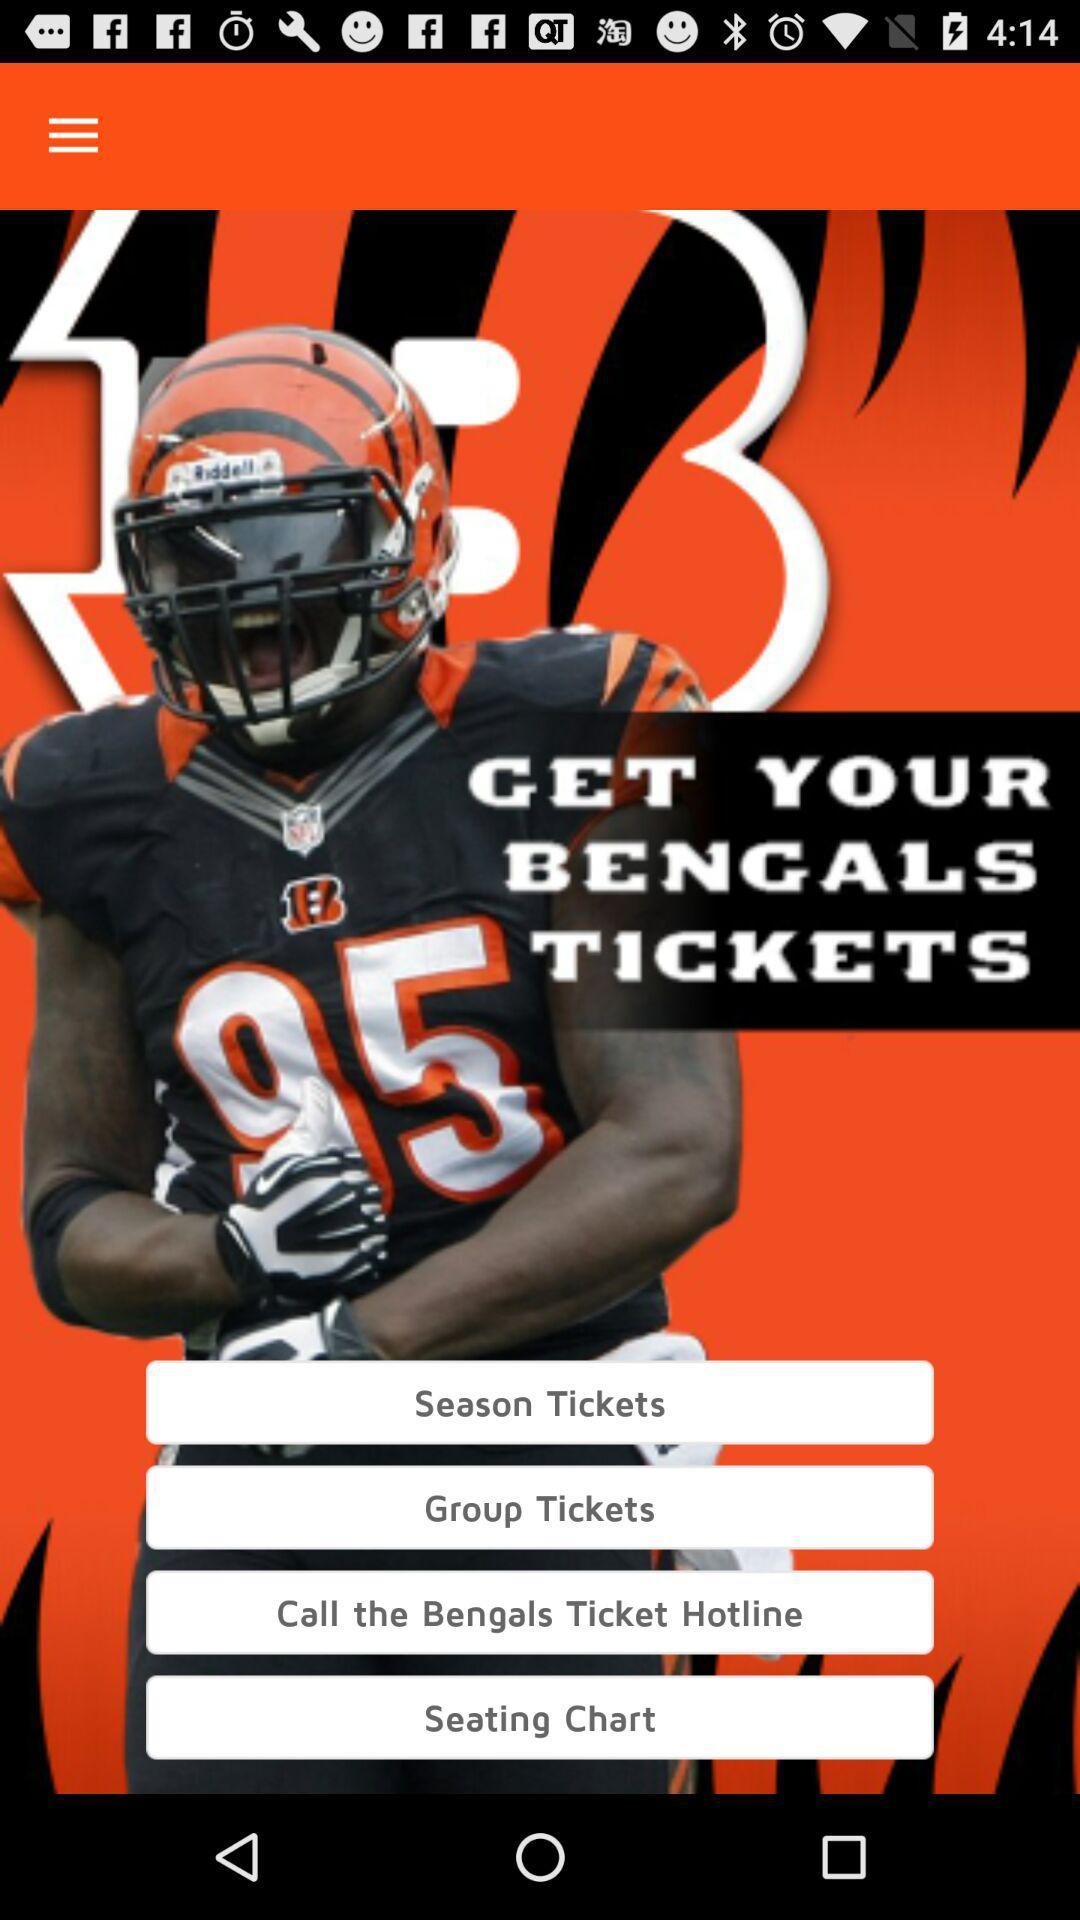 Image resolution: width=1080 pixels, height=1920 pixels. Describe the element at coordinates (72, 135) in the screenshot. I see `setting` at that location.